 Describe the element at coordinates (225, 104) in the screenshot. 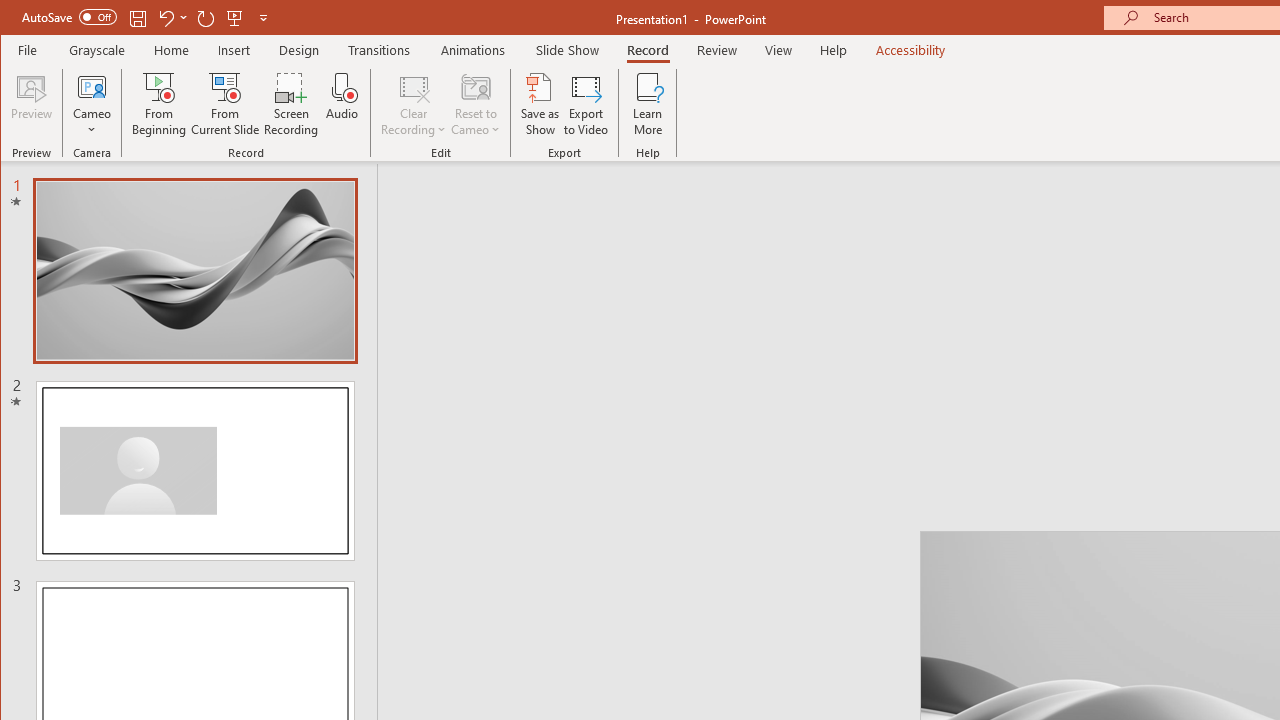

I see `'From Current Slide...'` at that location.